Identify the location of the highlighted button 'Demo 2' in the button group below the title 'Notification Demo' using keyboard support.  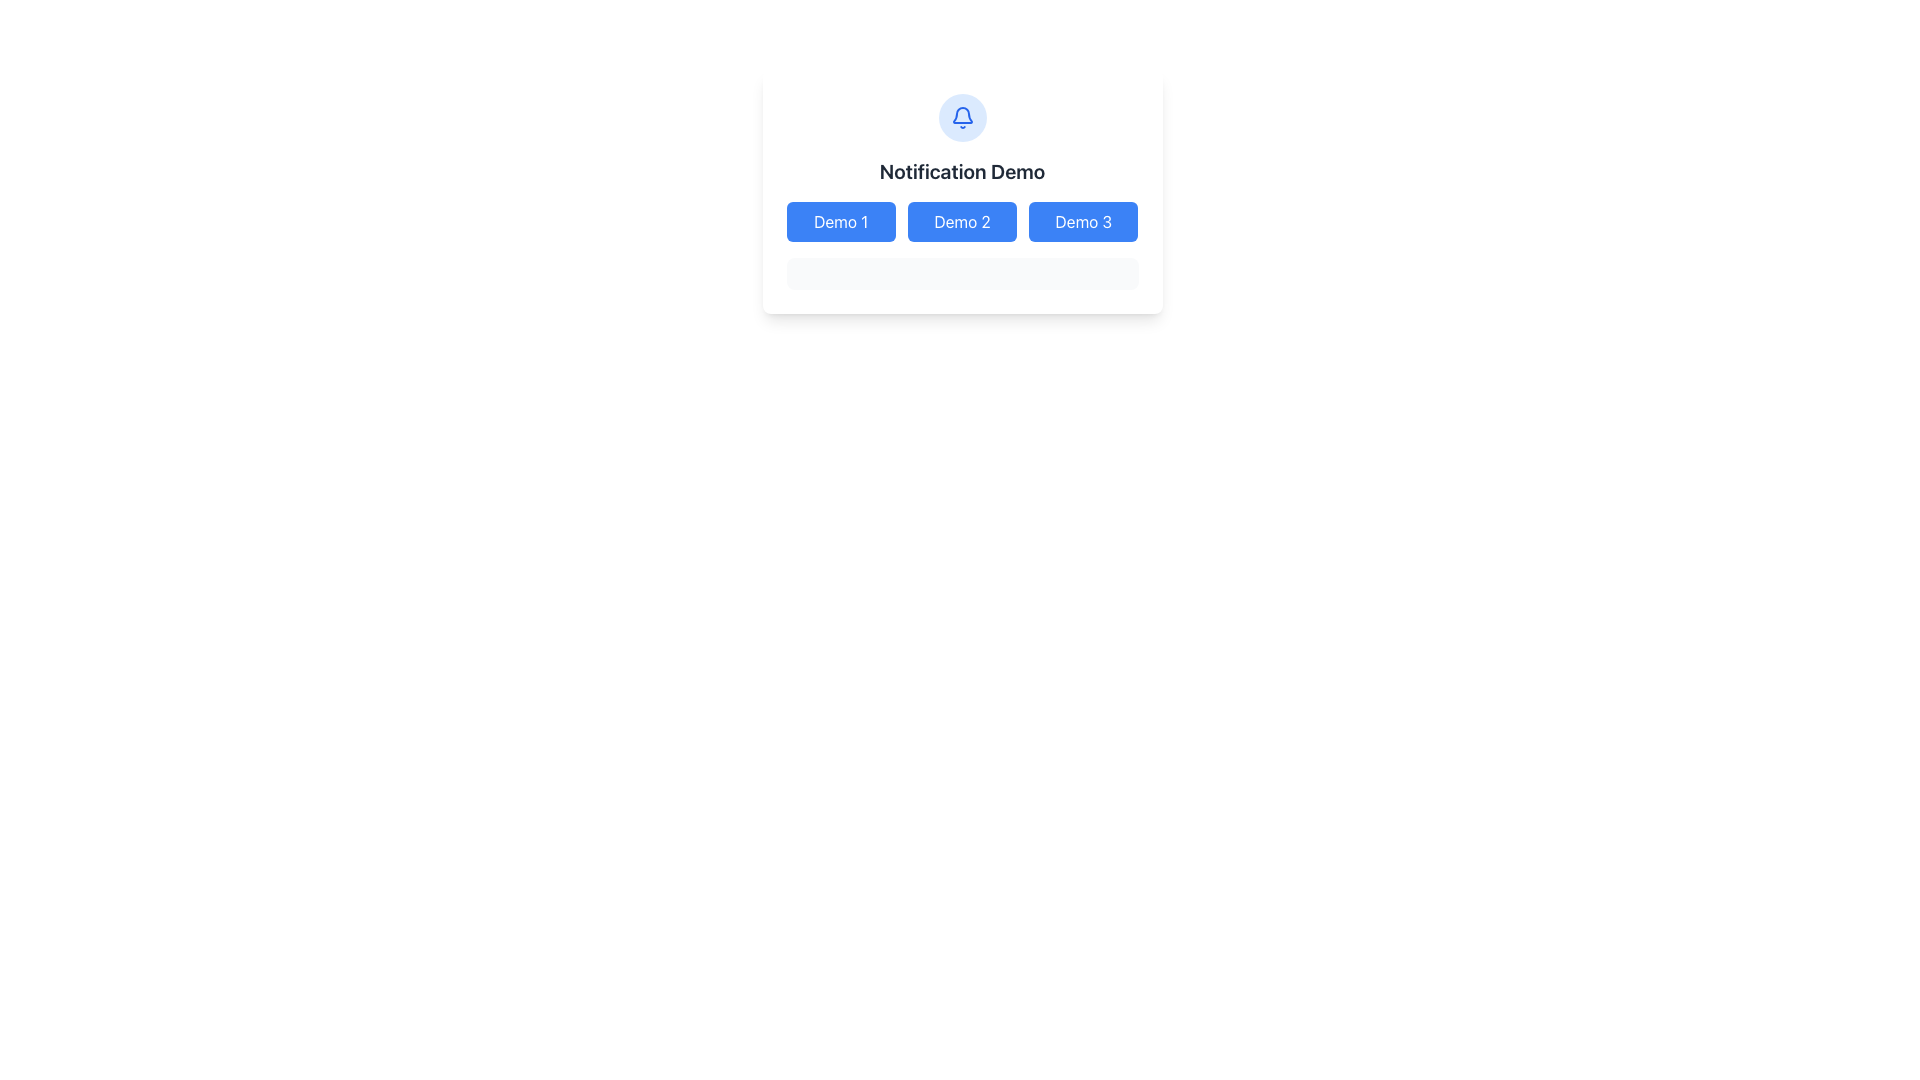
(962, 222).